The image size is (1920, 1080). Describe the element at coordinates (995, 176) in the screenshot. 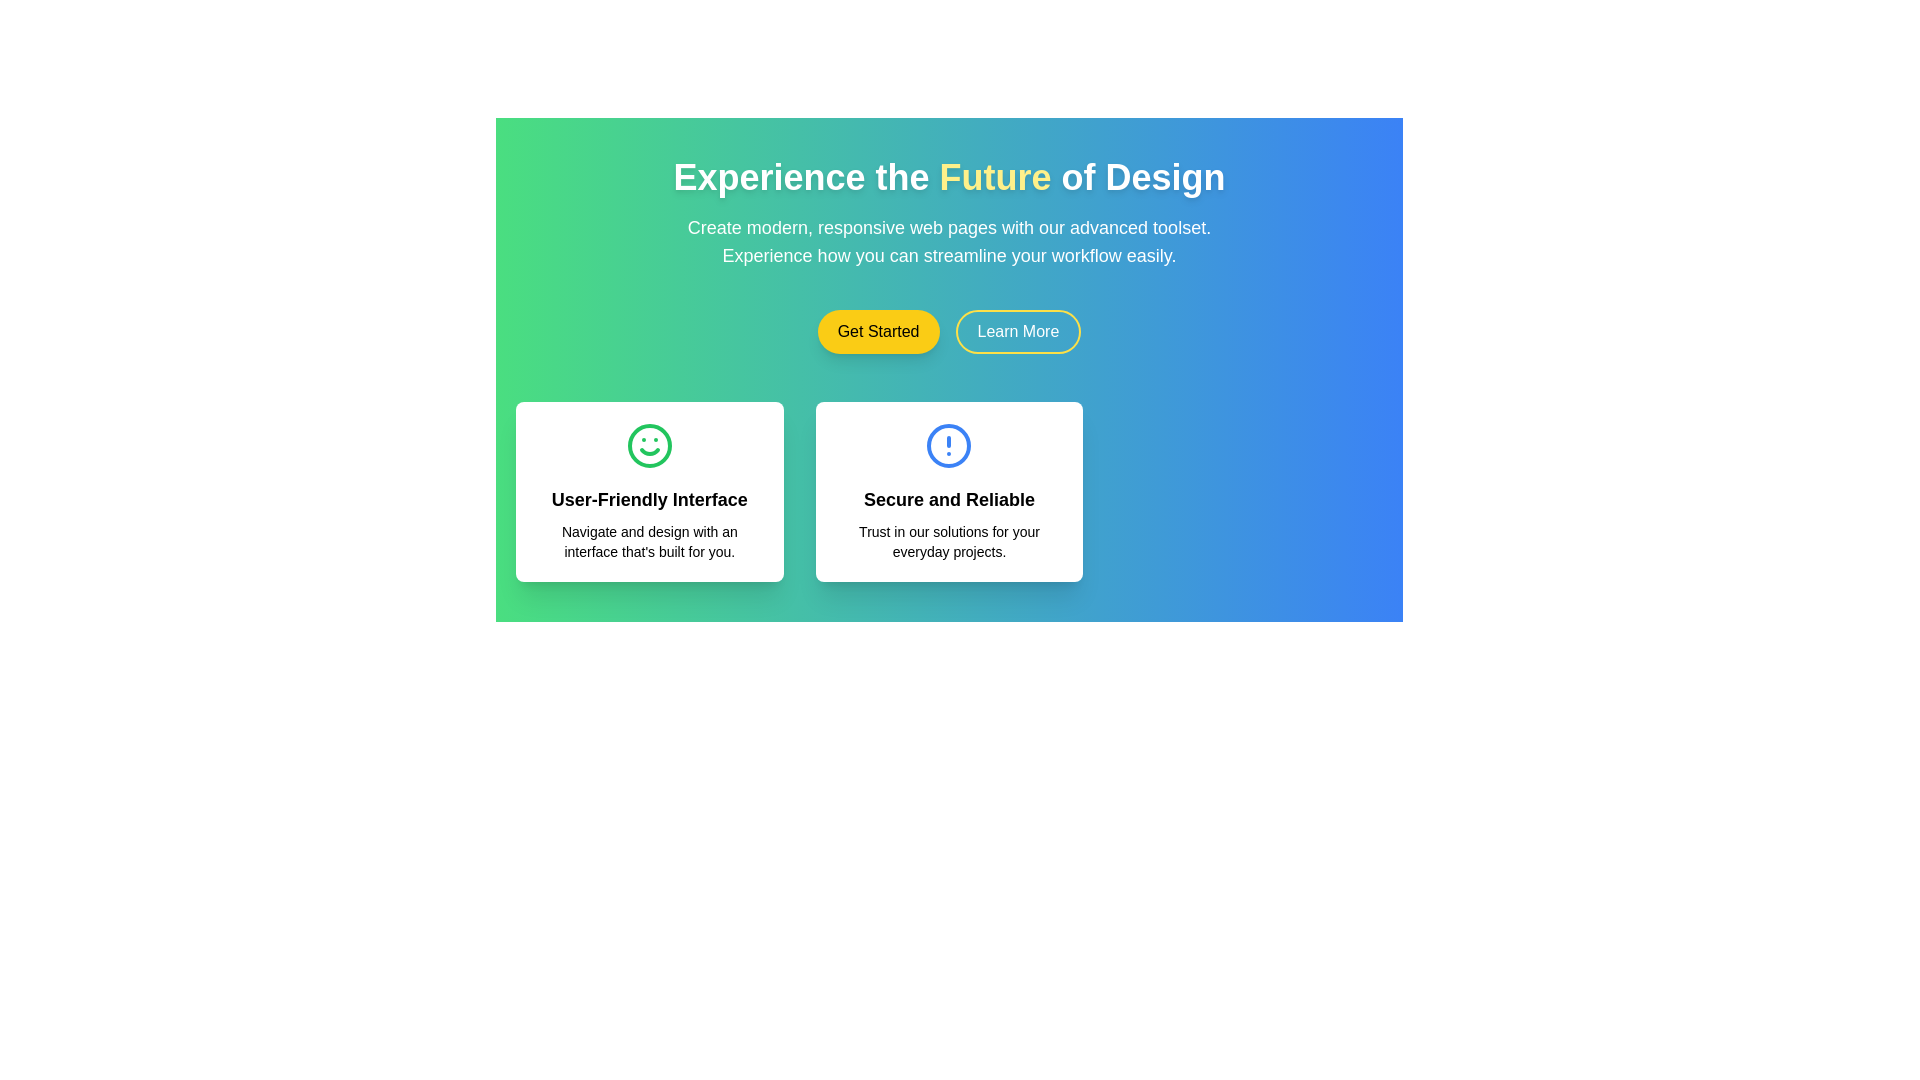

I see `text element displaying 'Future', which is styled in bold and large yellow font, part of the heading 'Experience the Future of Design'` at that location.